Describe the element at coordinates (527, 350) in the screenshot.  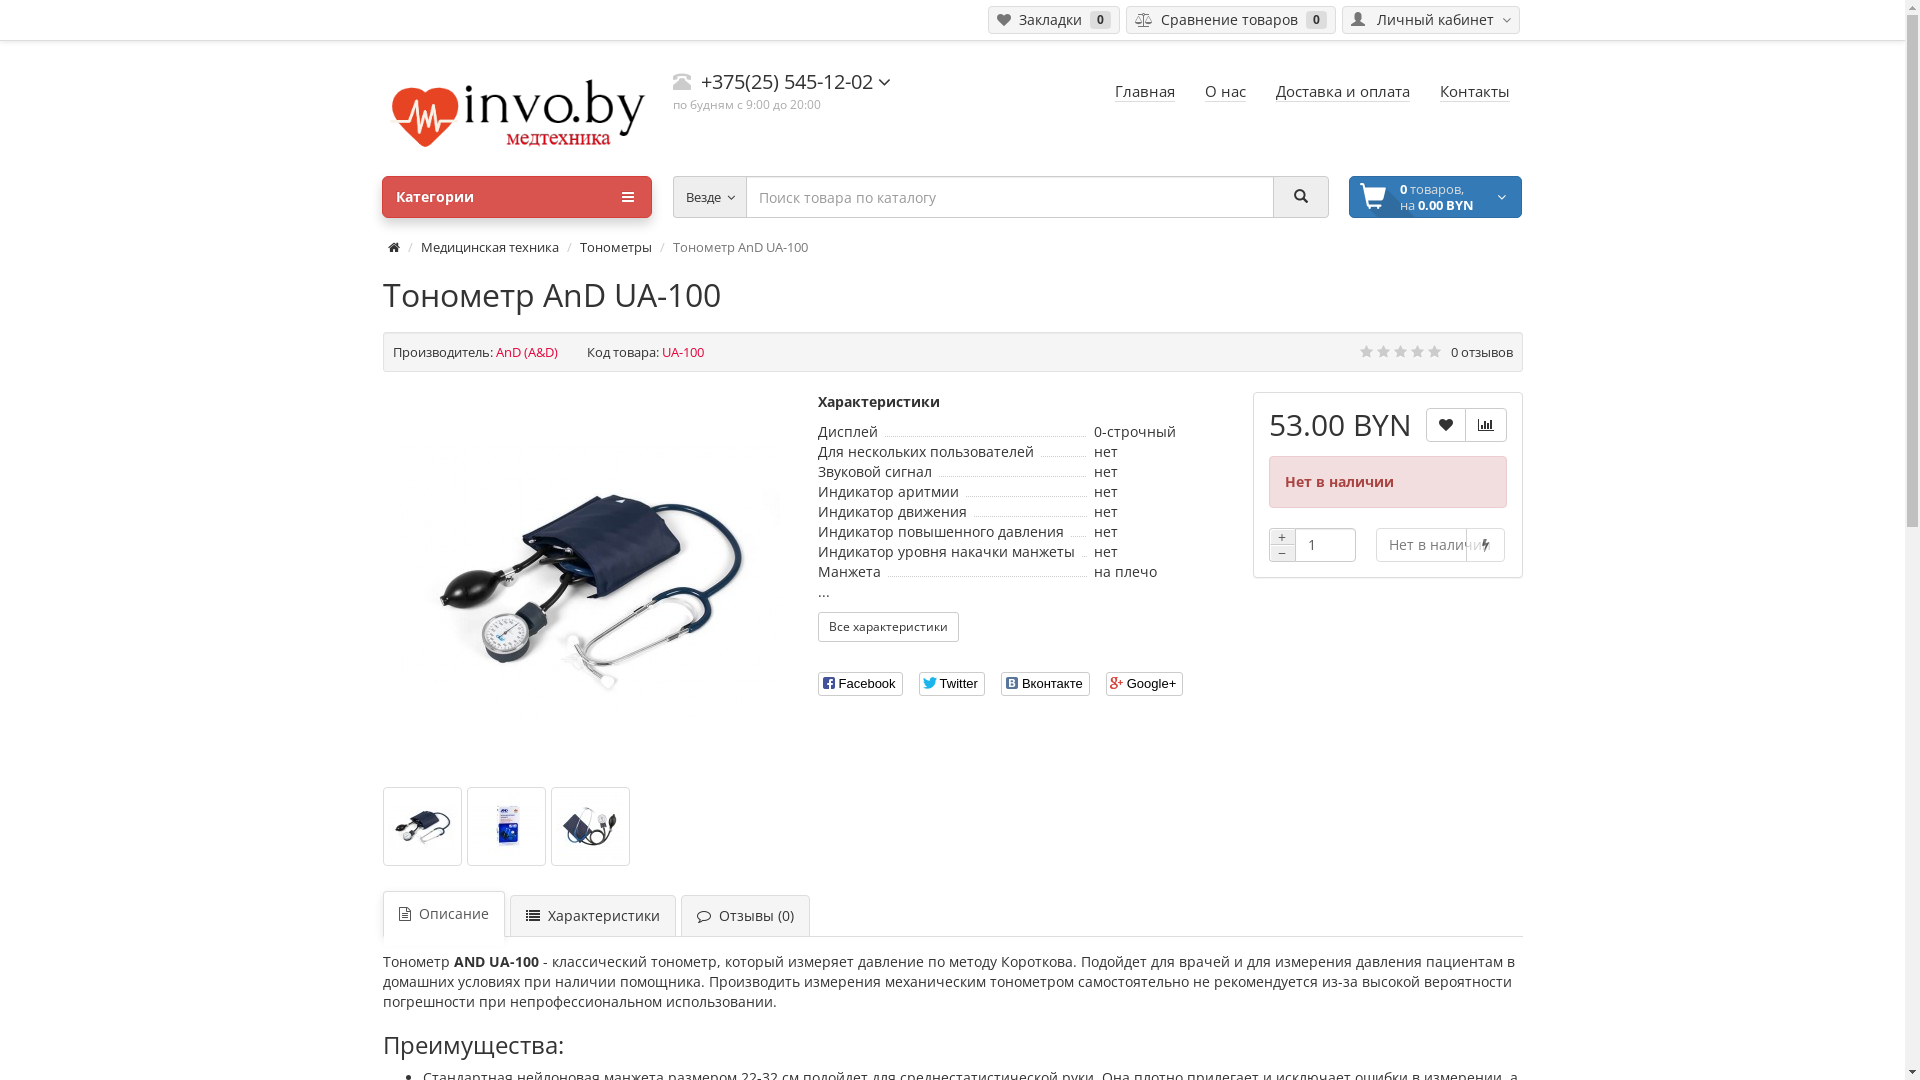
I see `'AnD (A&D)'` at that location.